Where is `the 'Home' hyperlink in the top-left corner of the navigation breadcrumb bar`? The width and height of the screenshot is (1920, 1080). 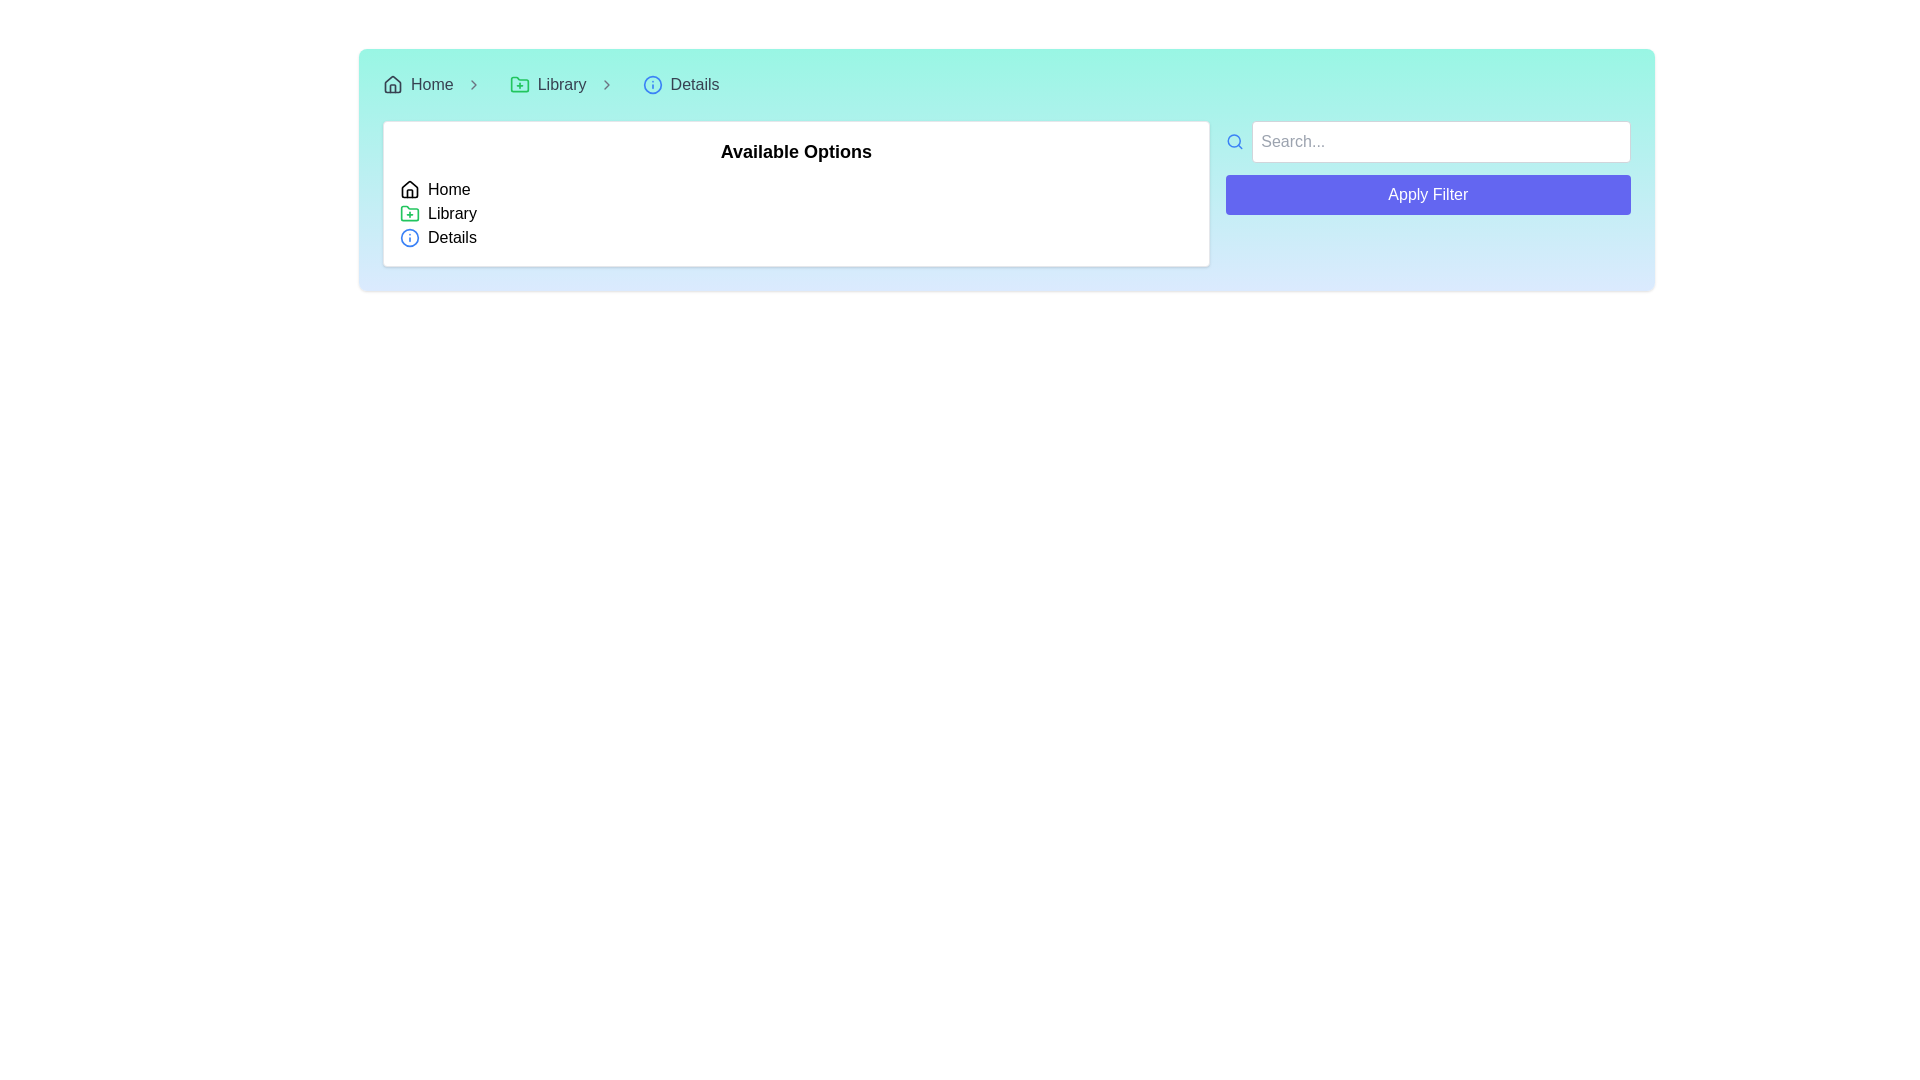
the 'Home' hyperlink in the top-left corner of the navigation breadcrumb bar is located at coordinates (417, 83).